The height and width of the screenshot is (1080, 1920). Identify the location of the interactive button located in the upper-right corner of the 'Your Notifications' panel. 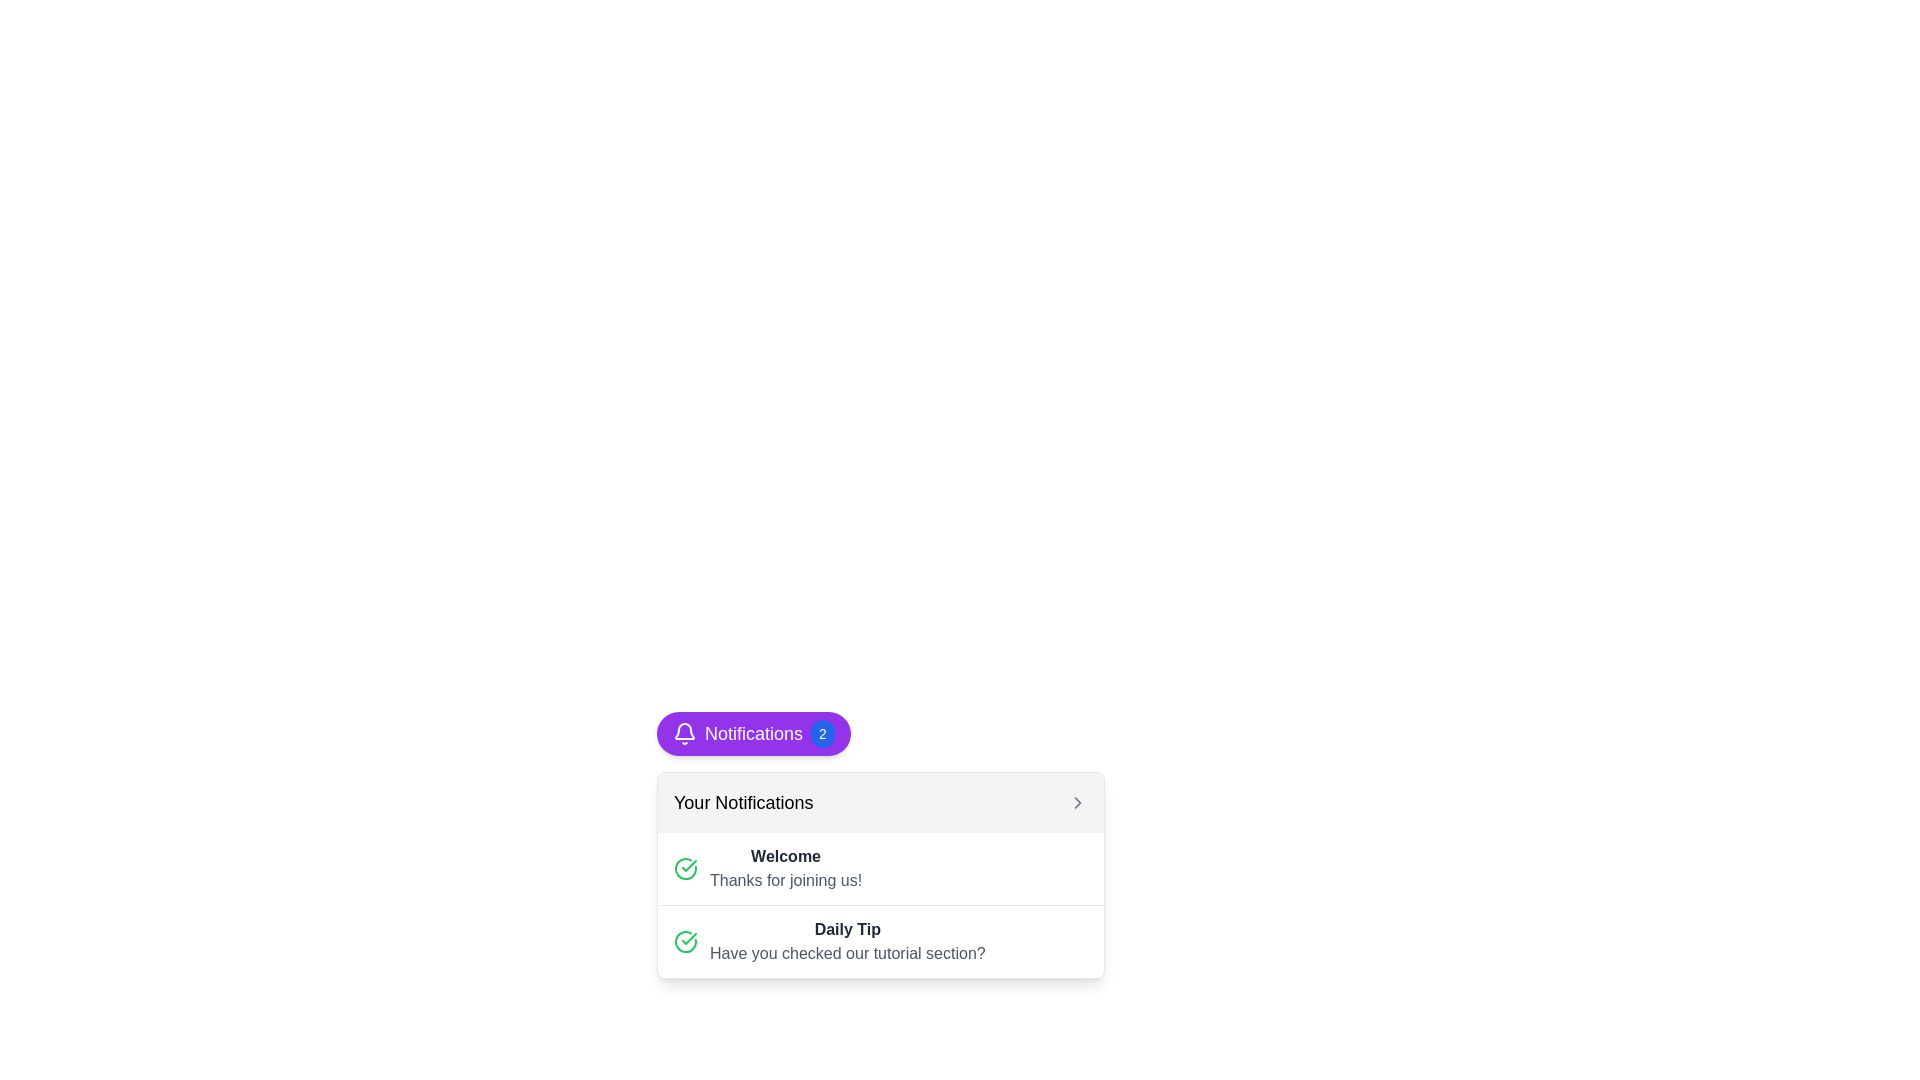
(1077, 801).